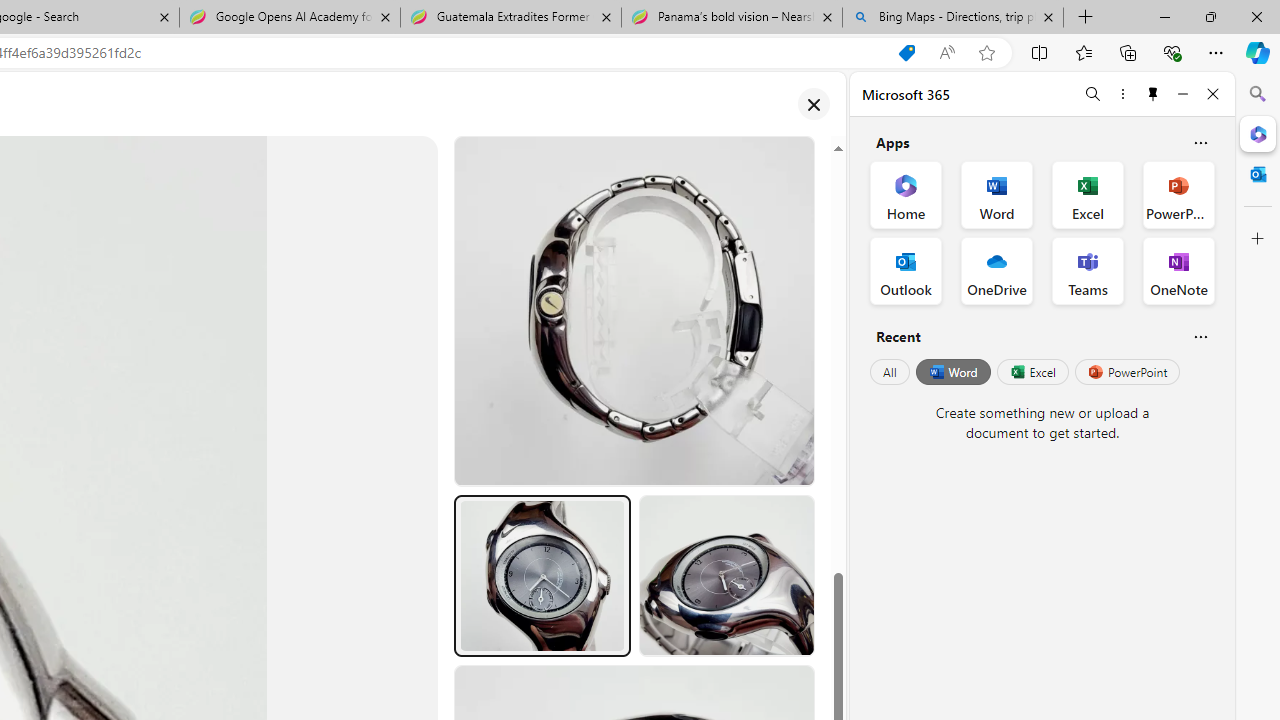 Image resolution: width=1280 pixels, height=720 pixels. Describe the element at coordinates (889, 372) in the screenshot. I see `'All'` at that location.